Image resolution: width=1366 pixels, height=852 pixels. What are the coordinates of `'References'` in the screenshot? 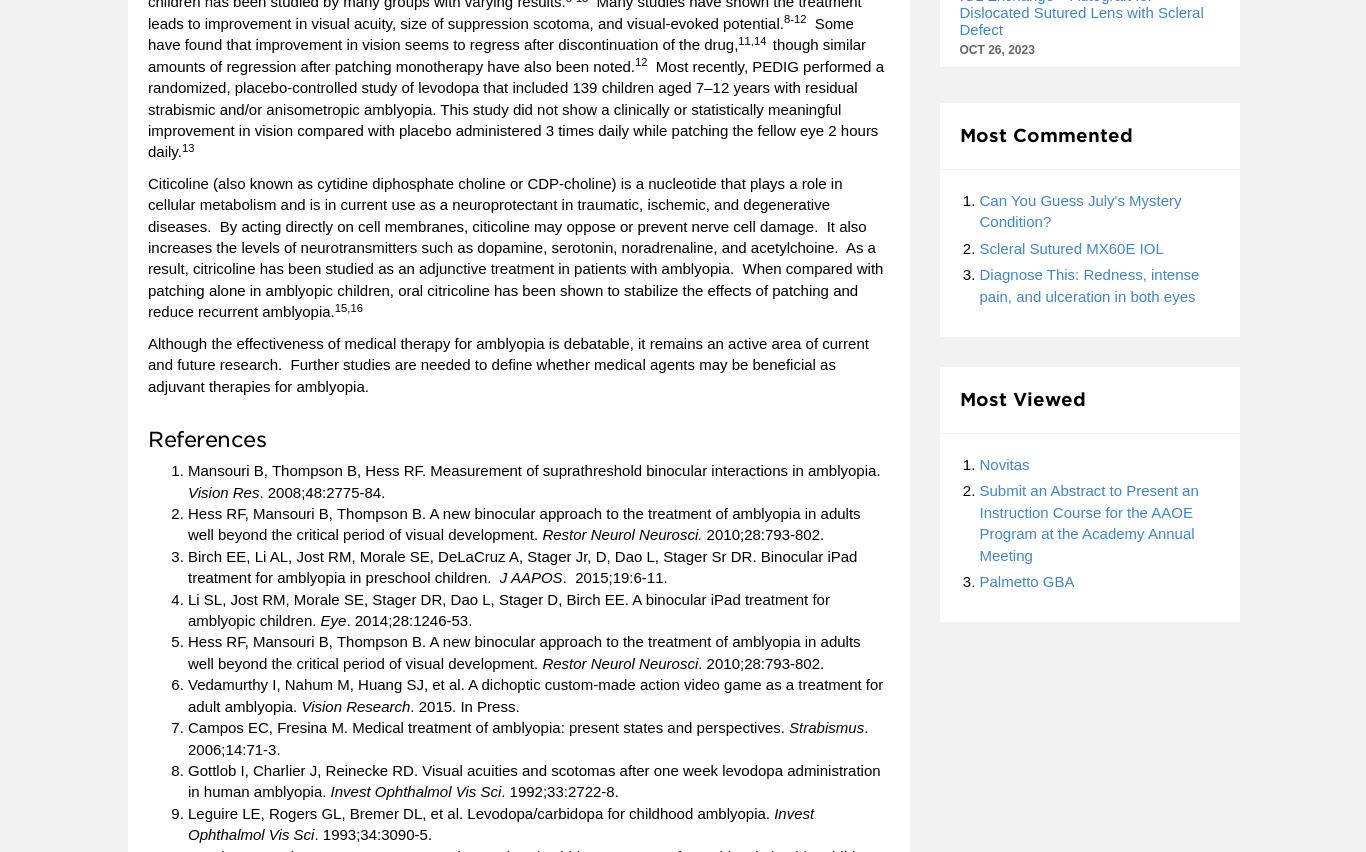 It's located at (205, 437).